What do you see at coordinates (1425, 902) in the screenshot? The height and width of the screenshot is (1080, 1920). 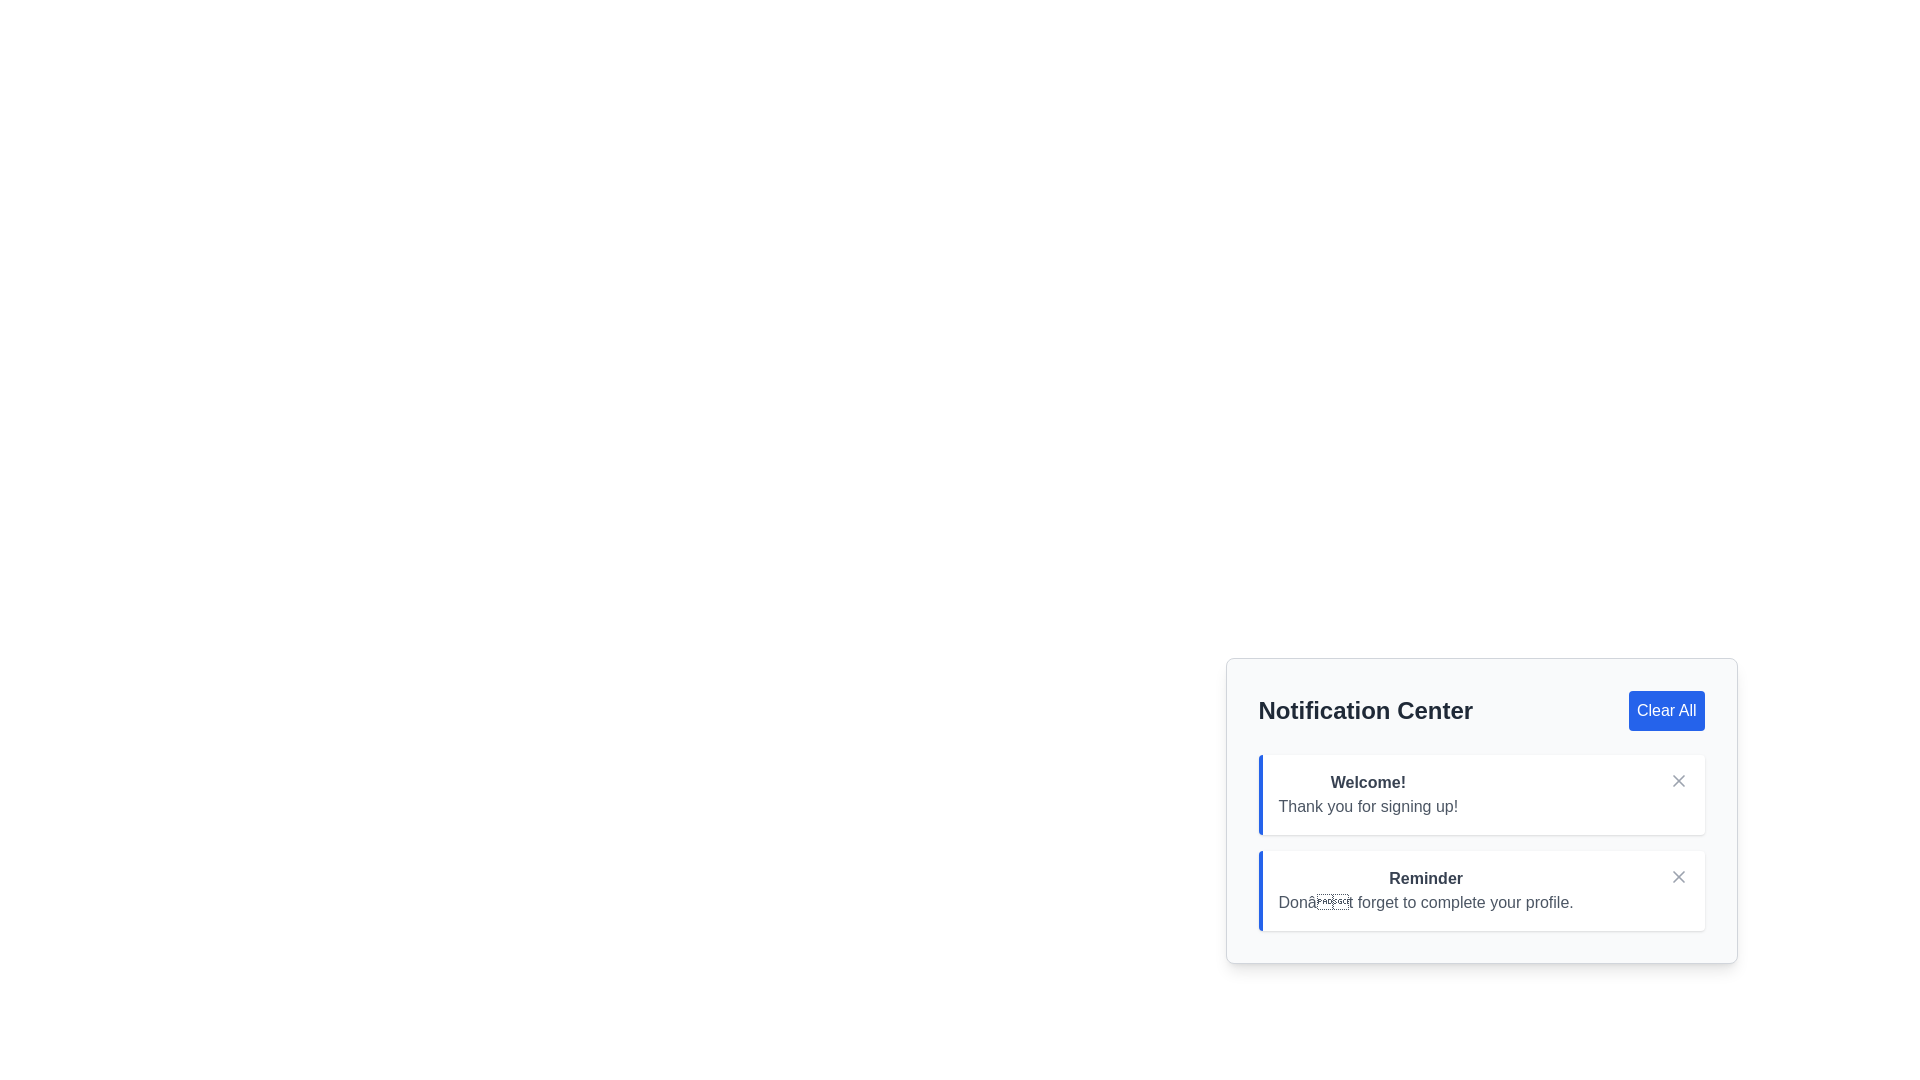 I see `the text element that reads 'Don’t forget to complete your profile.' located under the 'Reminder' label in the notification card` at bounding box center [1425, 902].